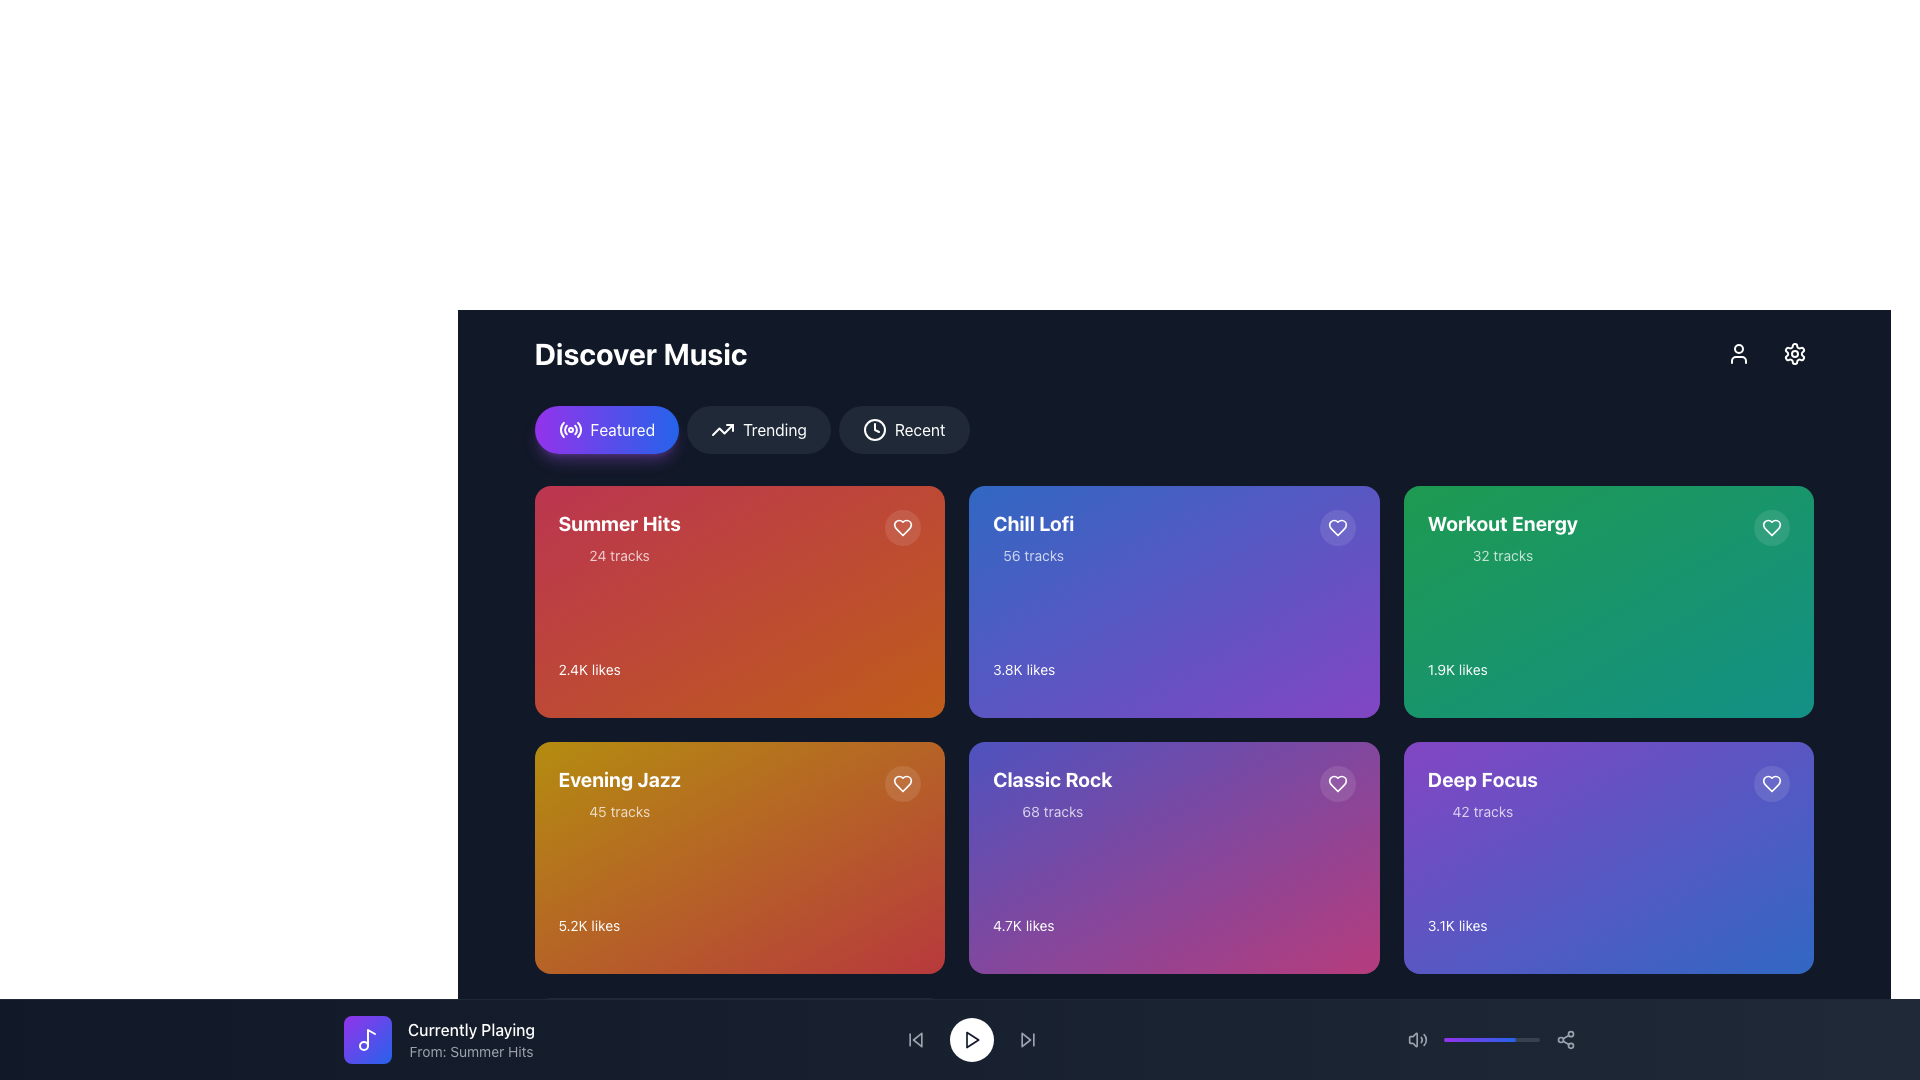 This screenshot has width=1920, height=1080. I want to click on the heart-shaped interactive icon button located in the top-right corner of the 'Summer Hits' card, so click(902, 782).